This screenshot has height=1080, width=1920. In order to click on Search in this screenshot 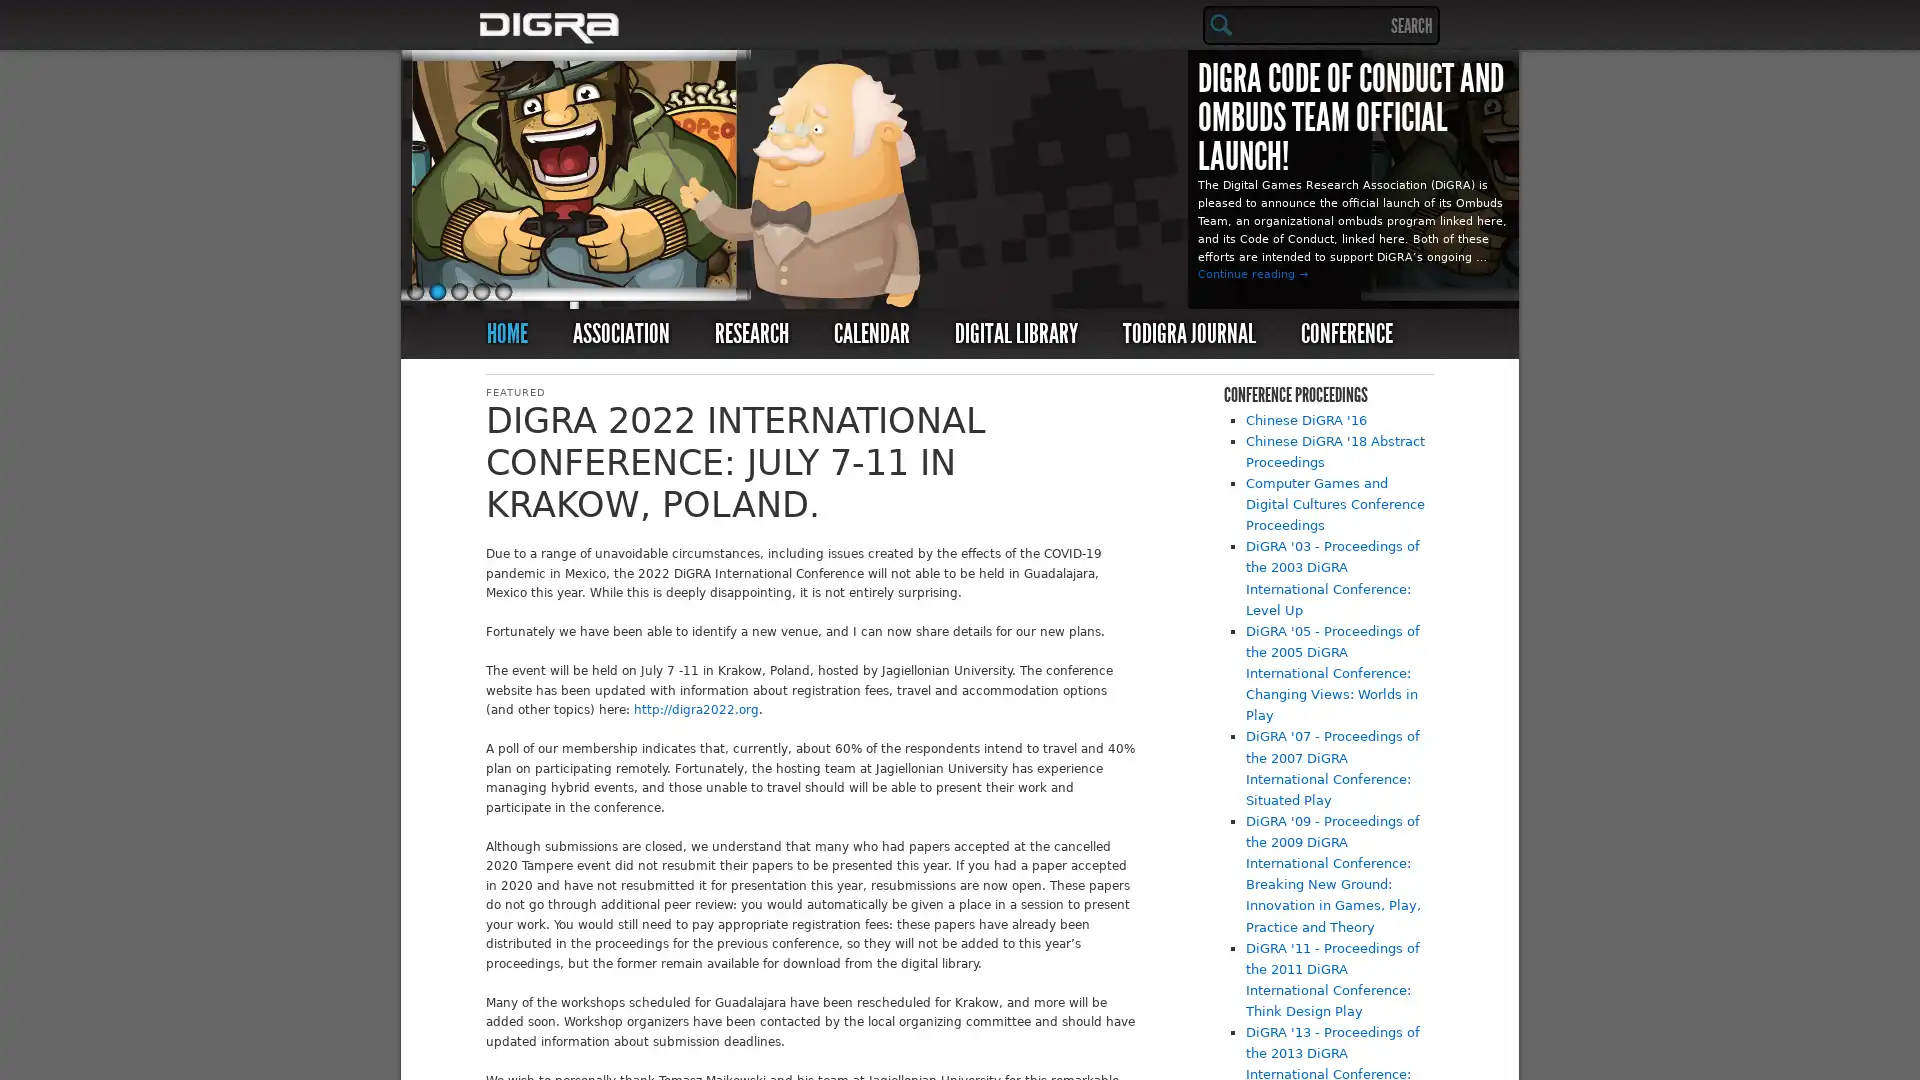, I will do `click(1220, 25)`.